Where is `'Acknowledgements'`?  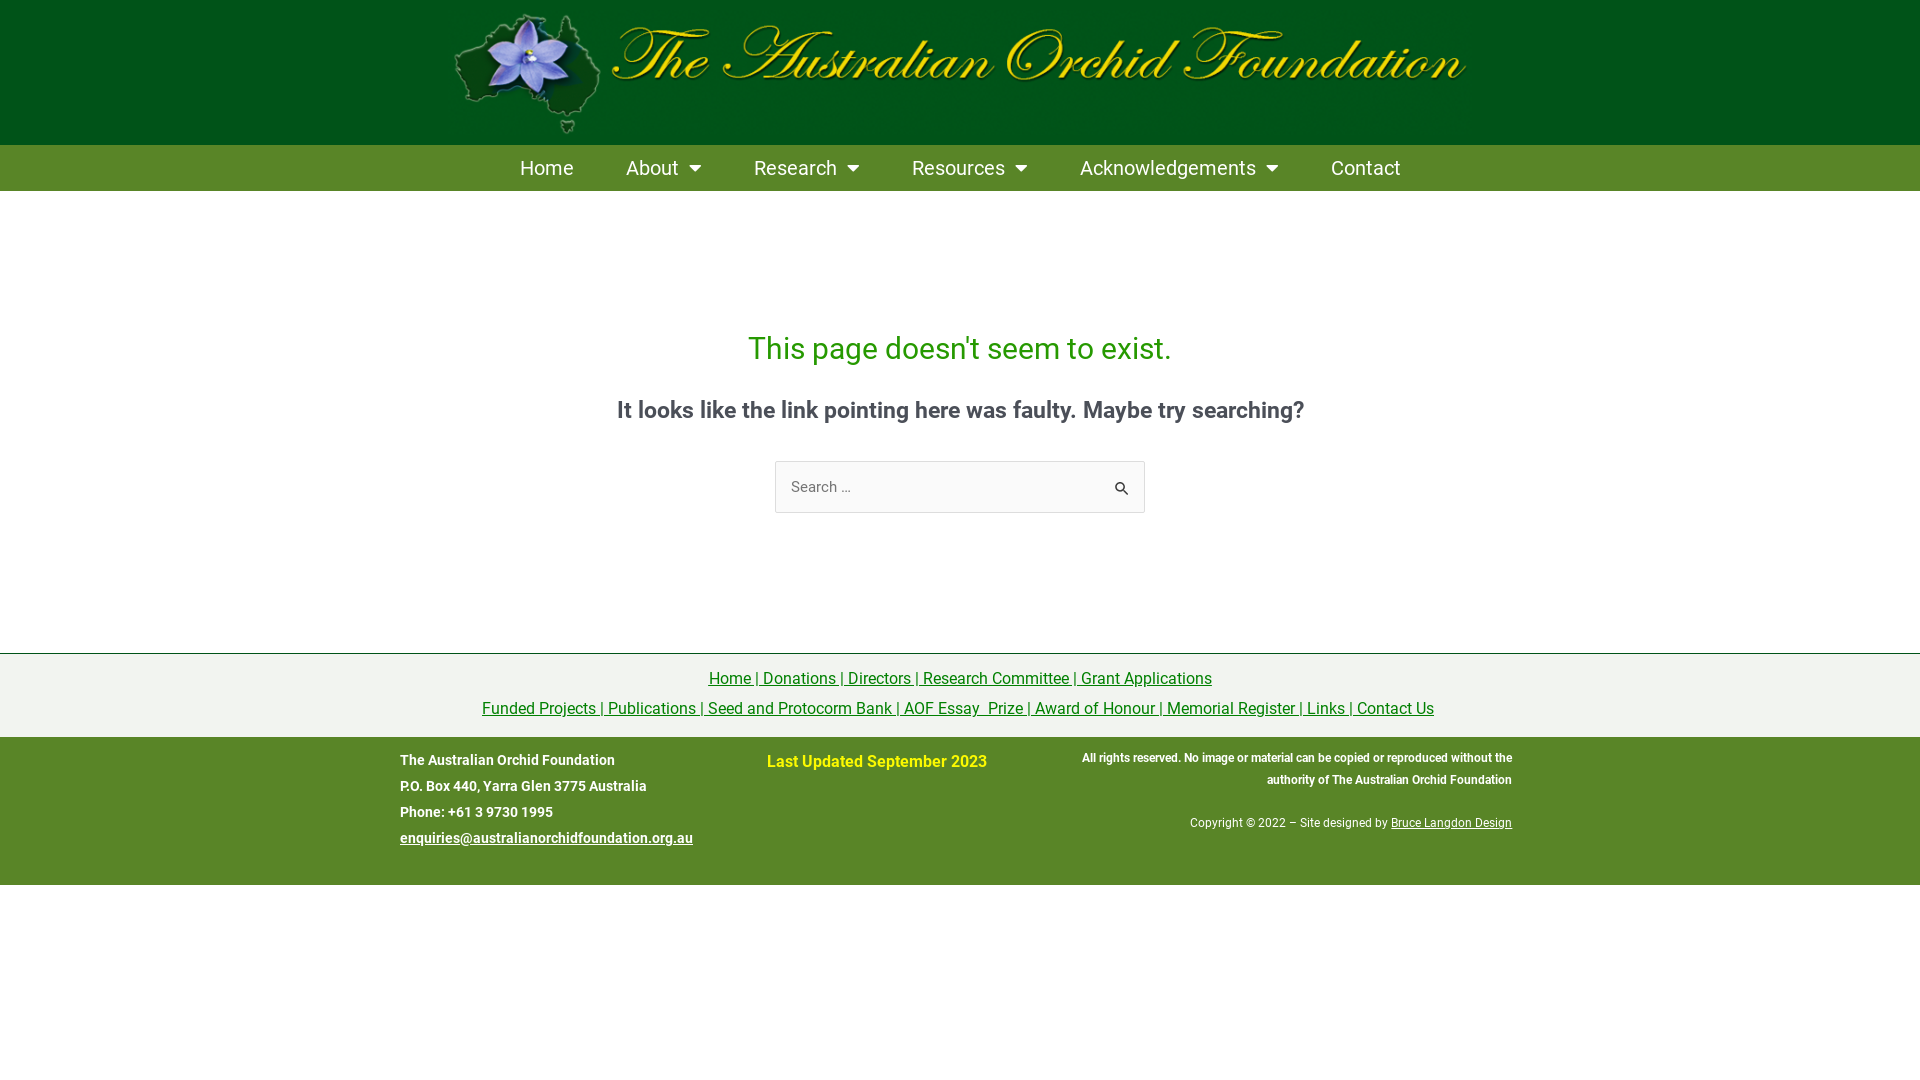 'Acknowledgements' is located at coordinates (1179, 167).